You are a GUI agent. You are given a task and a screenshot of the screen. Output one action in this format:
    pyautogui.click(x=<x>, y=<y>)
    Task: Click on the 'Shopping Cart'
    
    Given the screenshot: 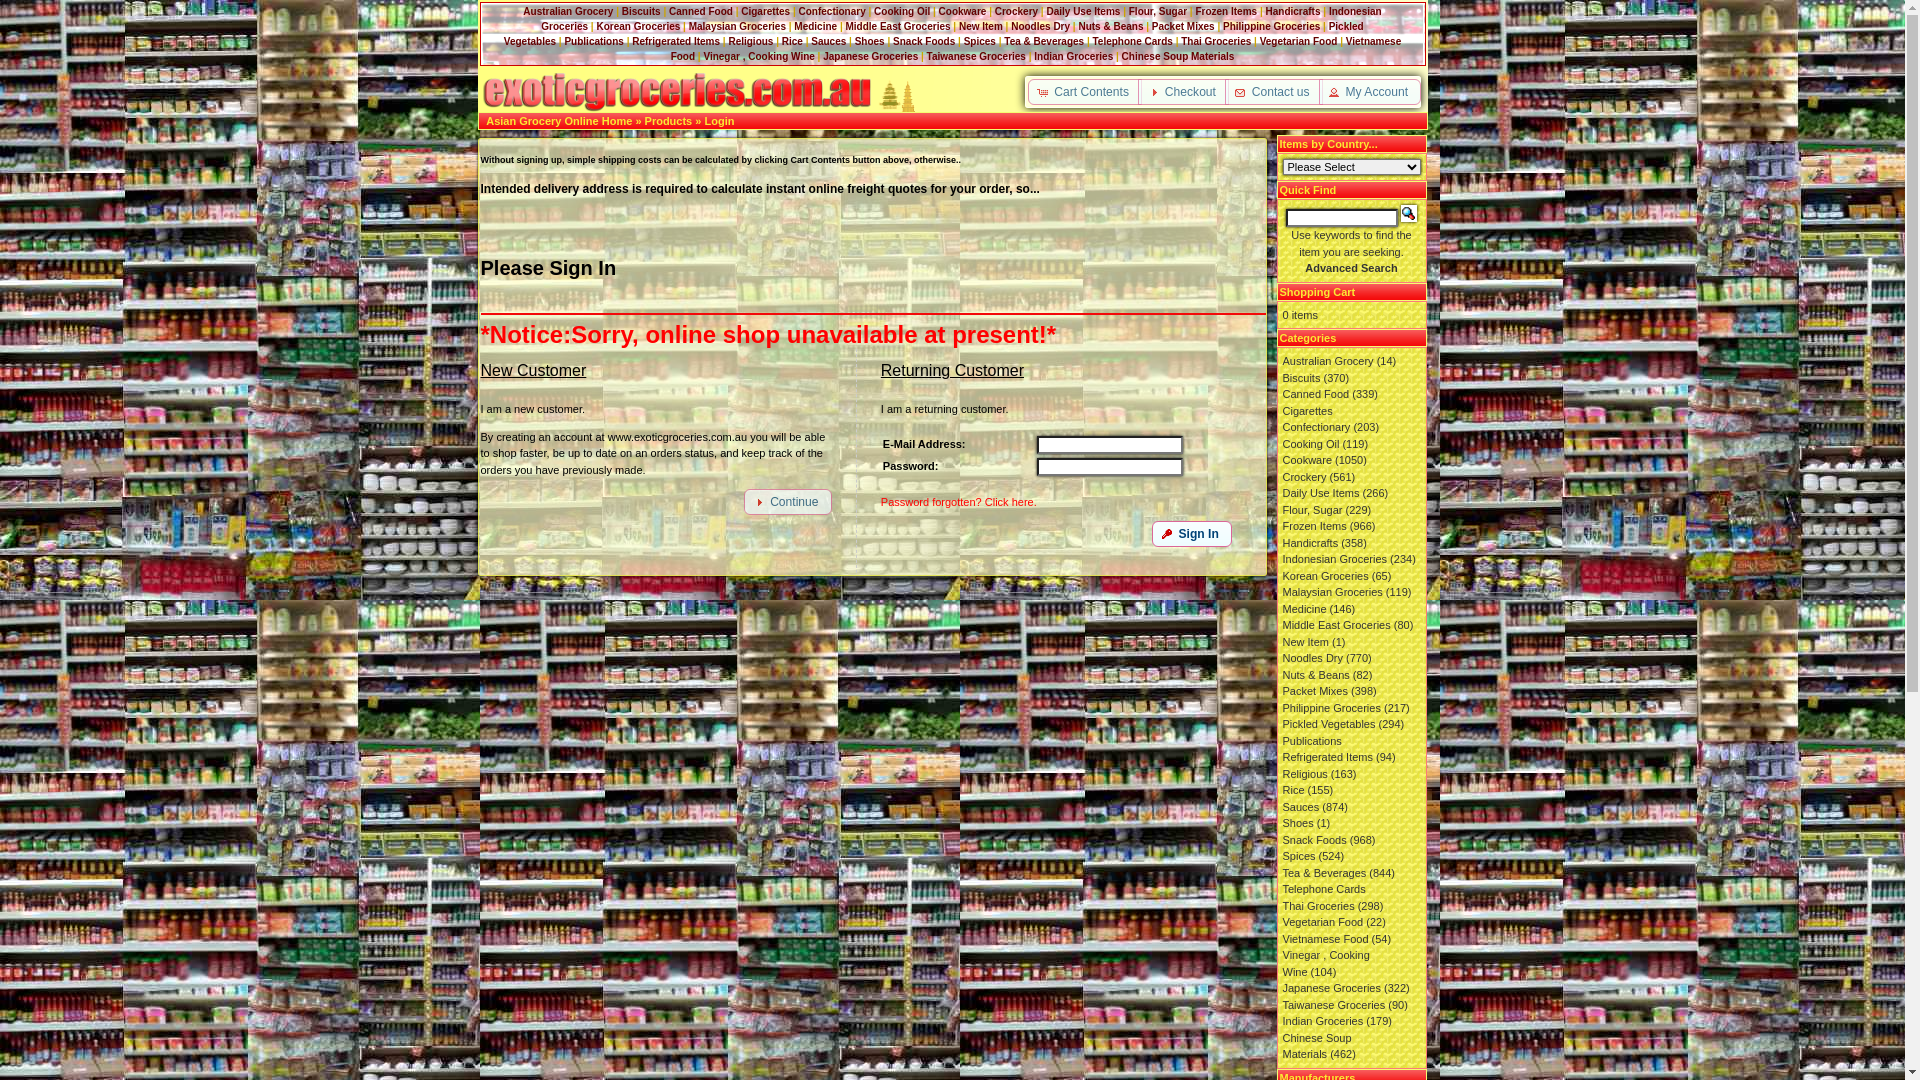 What is the action you would take?
    pyautogui.click(x=1318, y=292)
    